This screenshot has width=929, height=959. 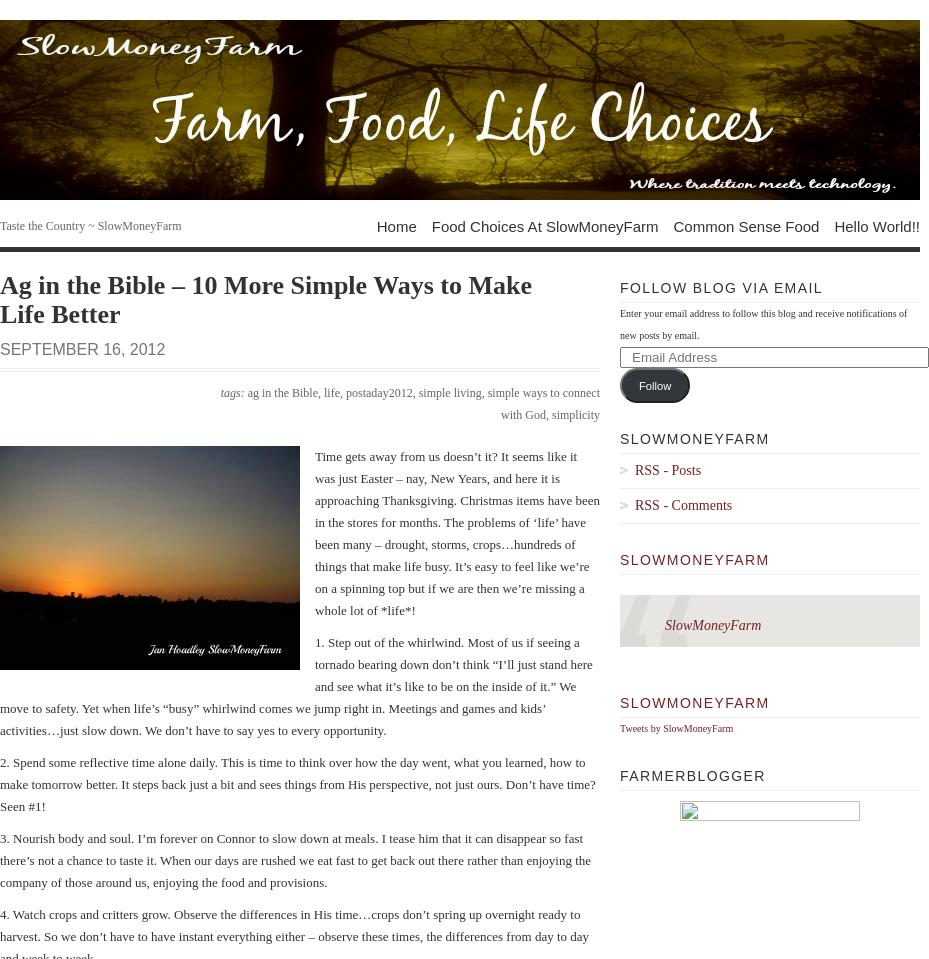 I want to click on '2. Spend some reflective time alone daily. This is time to think over how the day went, what you learned, how to make tomorrow better. It steps back just a bit and sees things from His perspective, not just ours. Don’t have time? Seen #1!', so click(x=297, y=784).